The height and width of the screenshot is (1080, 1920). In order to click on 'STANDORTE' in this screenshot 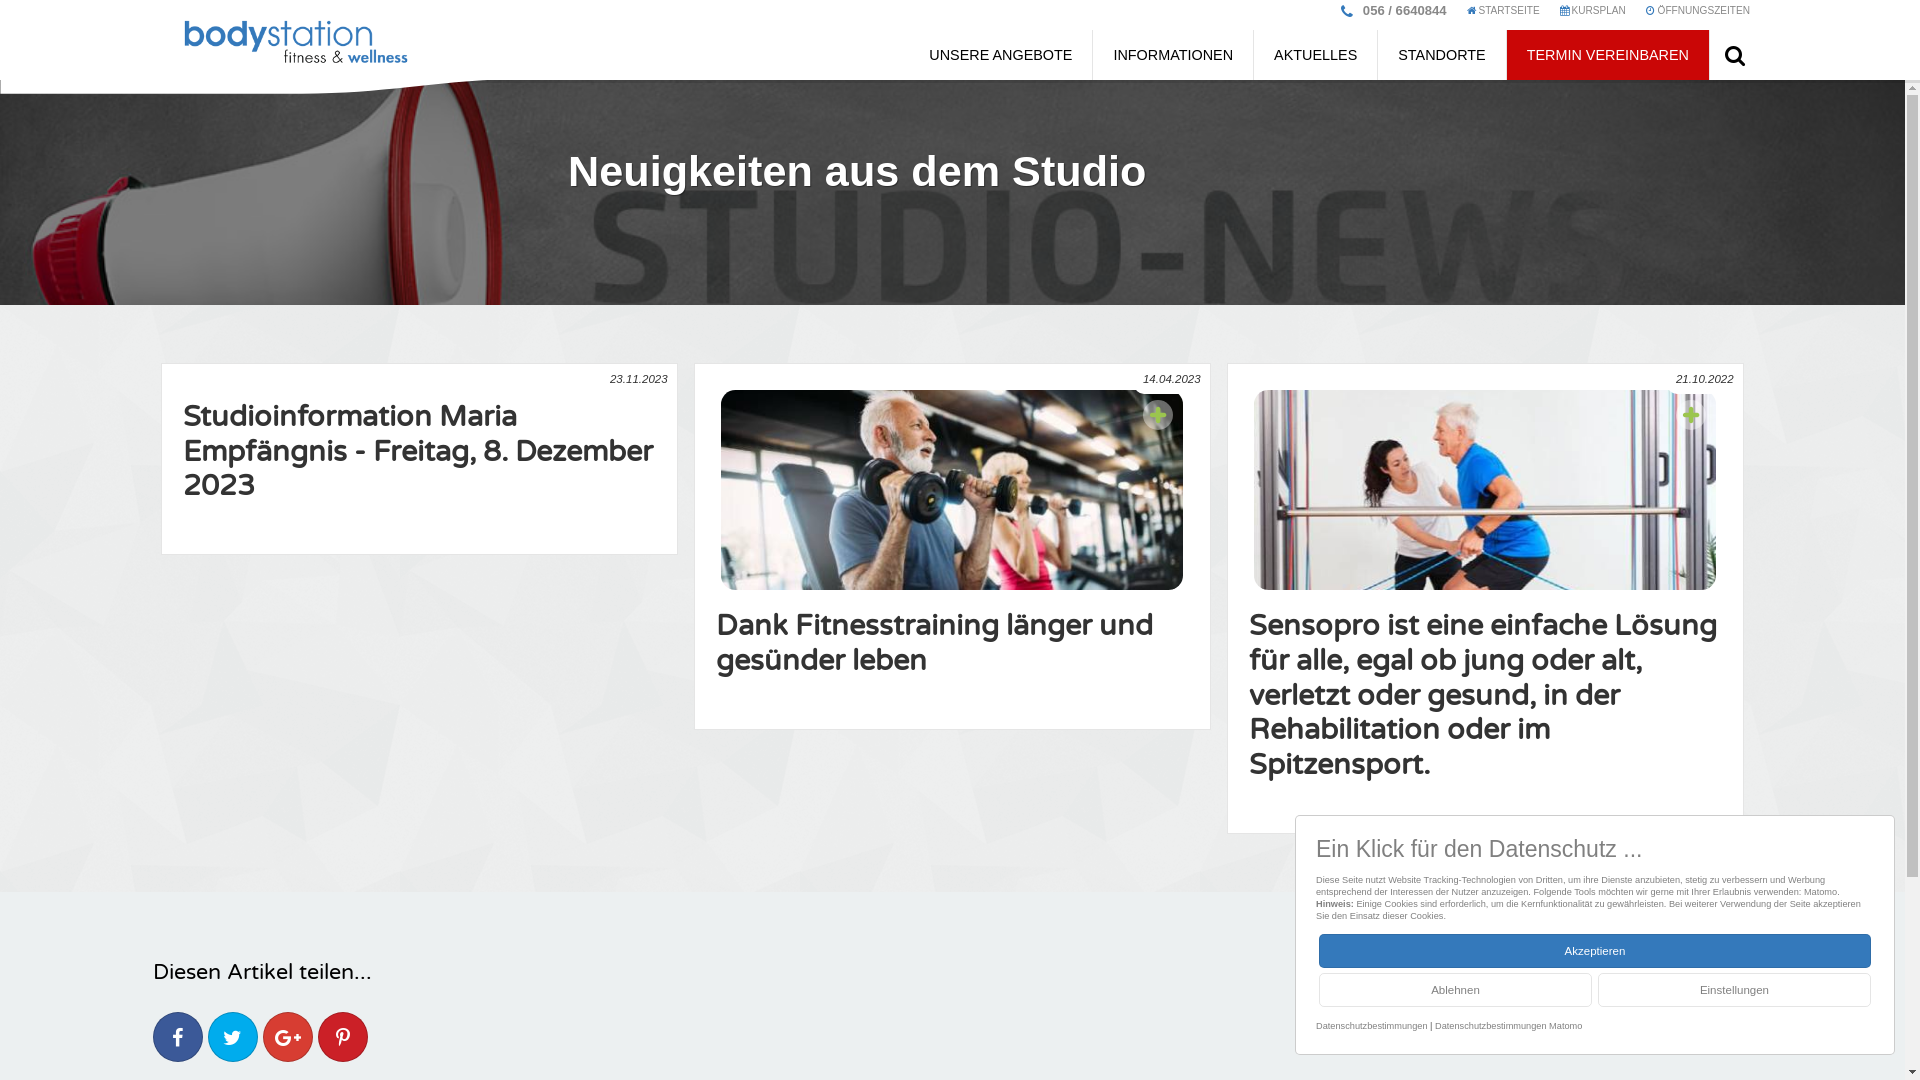, I will do `click(1441, 53)`.